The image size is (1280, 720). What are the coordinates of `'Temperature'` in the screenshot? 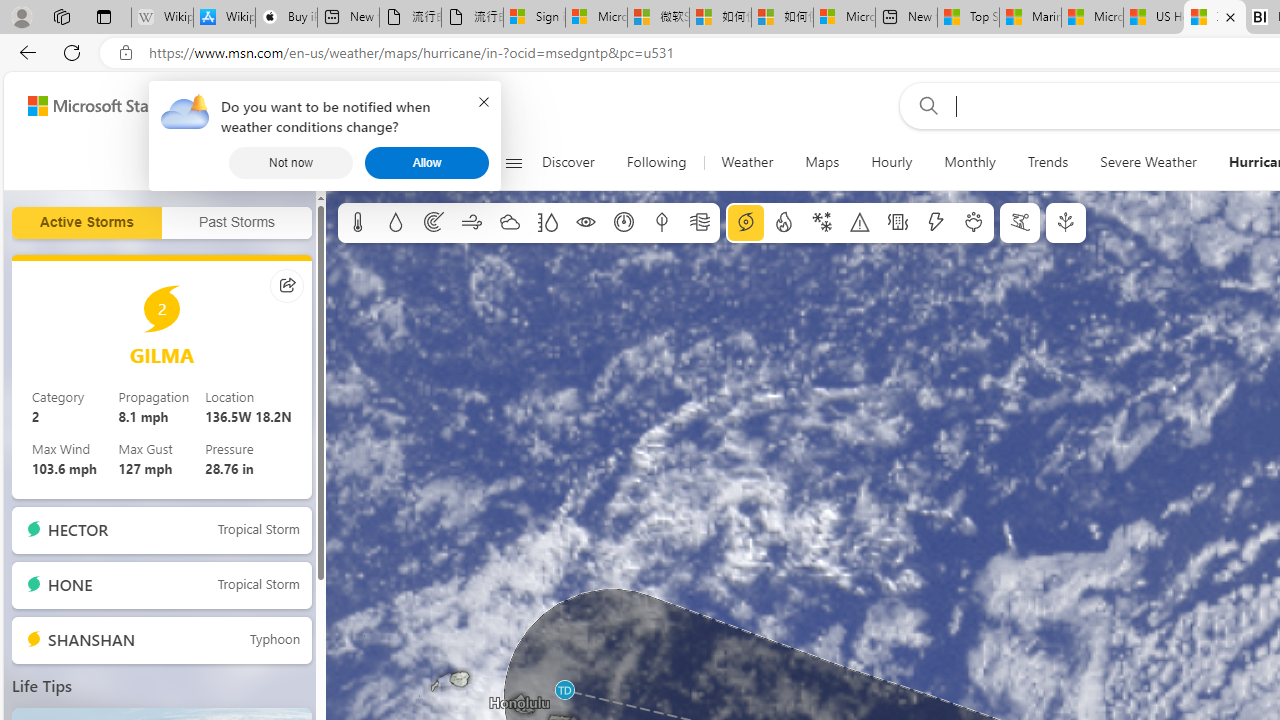 It's located at (358, 223).